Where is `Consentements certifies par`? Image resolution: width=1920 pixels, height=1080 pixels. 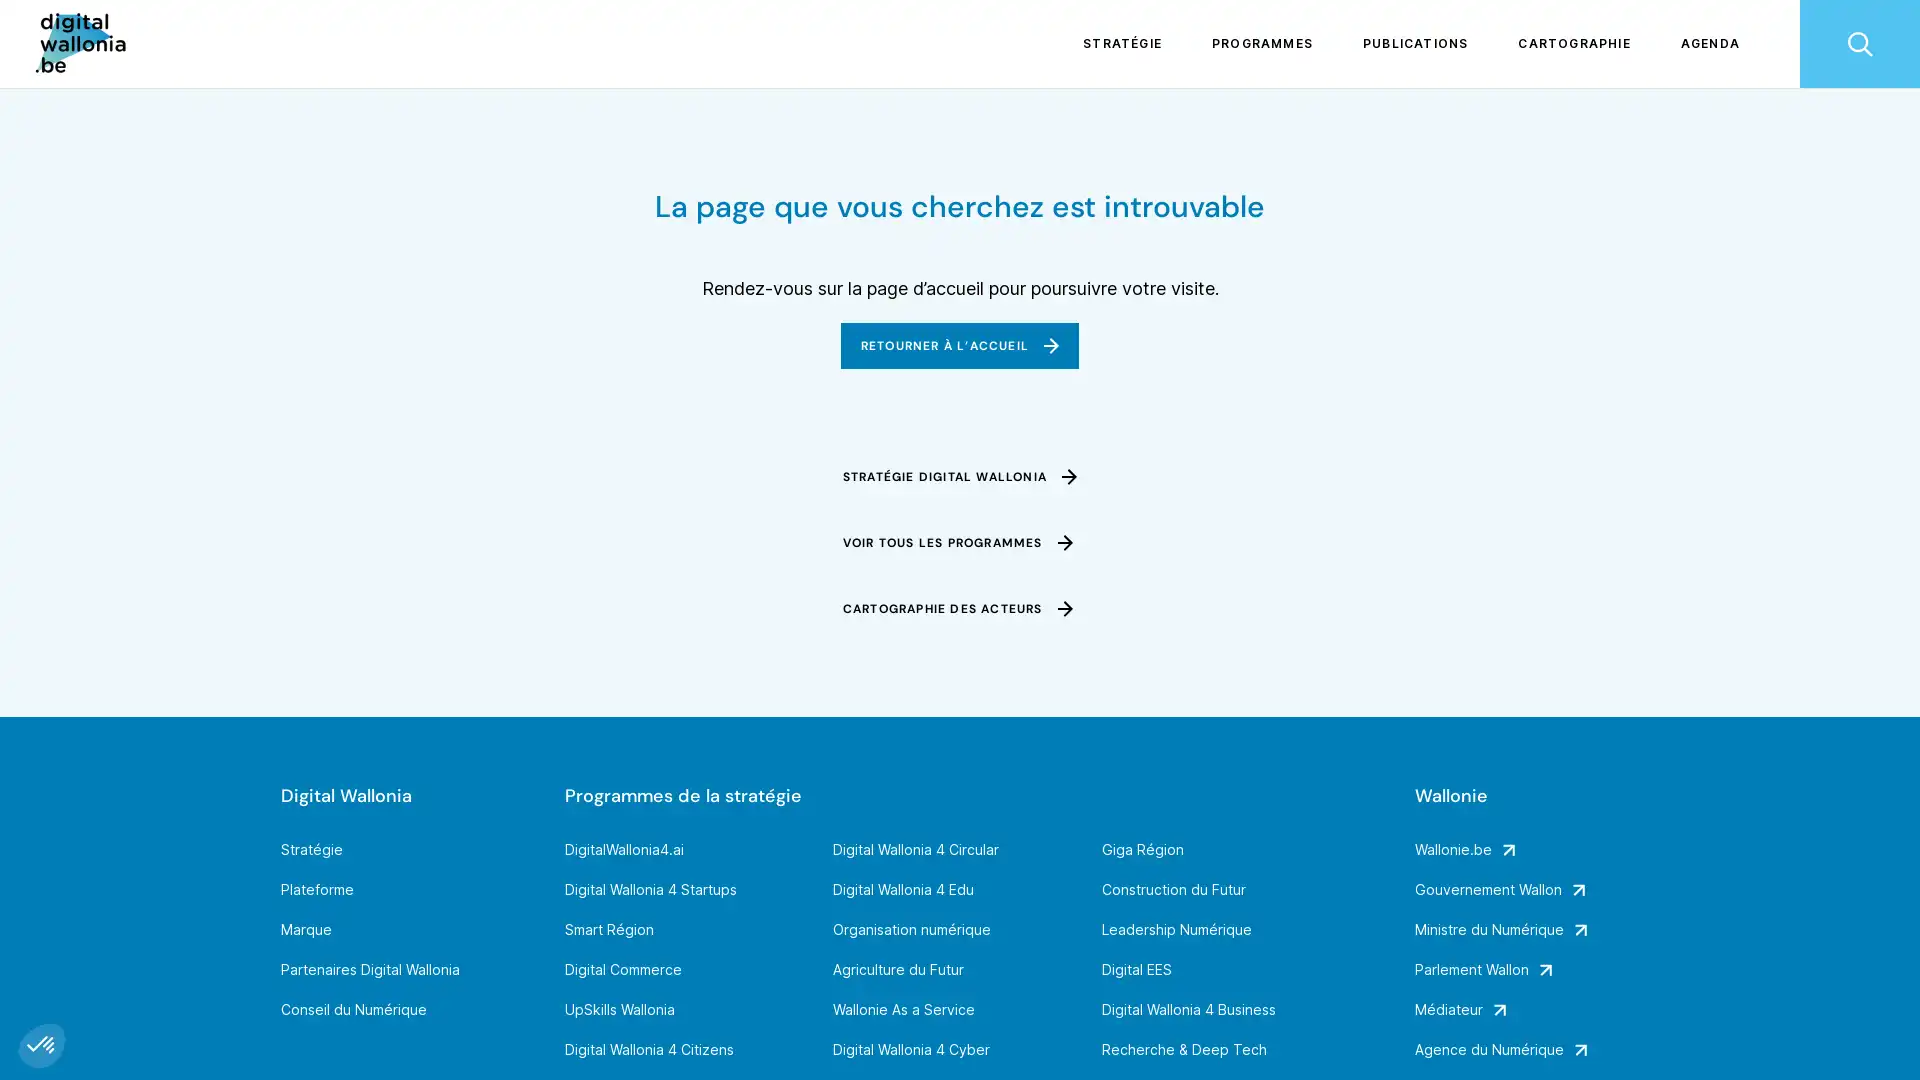 Consentements certifies par is located at coordinates (229, 944).